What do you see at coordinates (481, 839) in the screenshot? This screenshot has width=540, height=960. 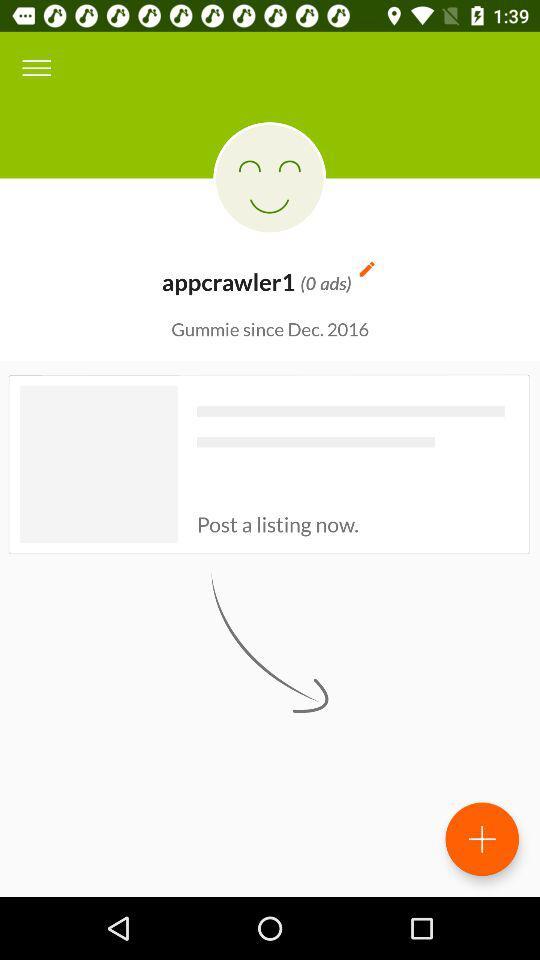 I see `the add icon` at bounding box center [481, 839].